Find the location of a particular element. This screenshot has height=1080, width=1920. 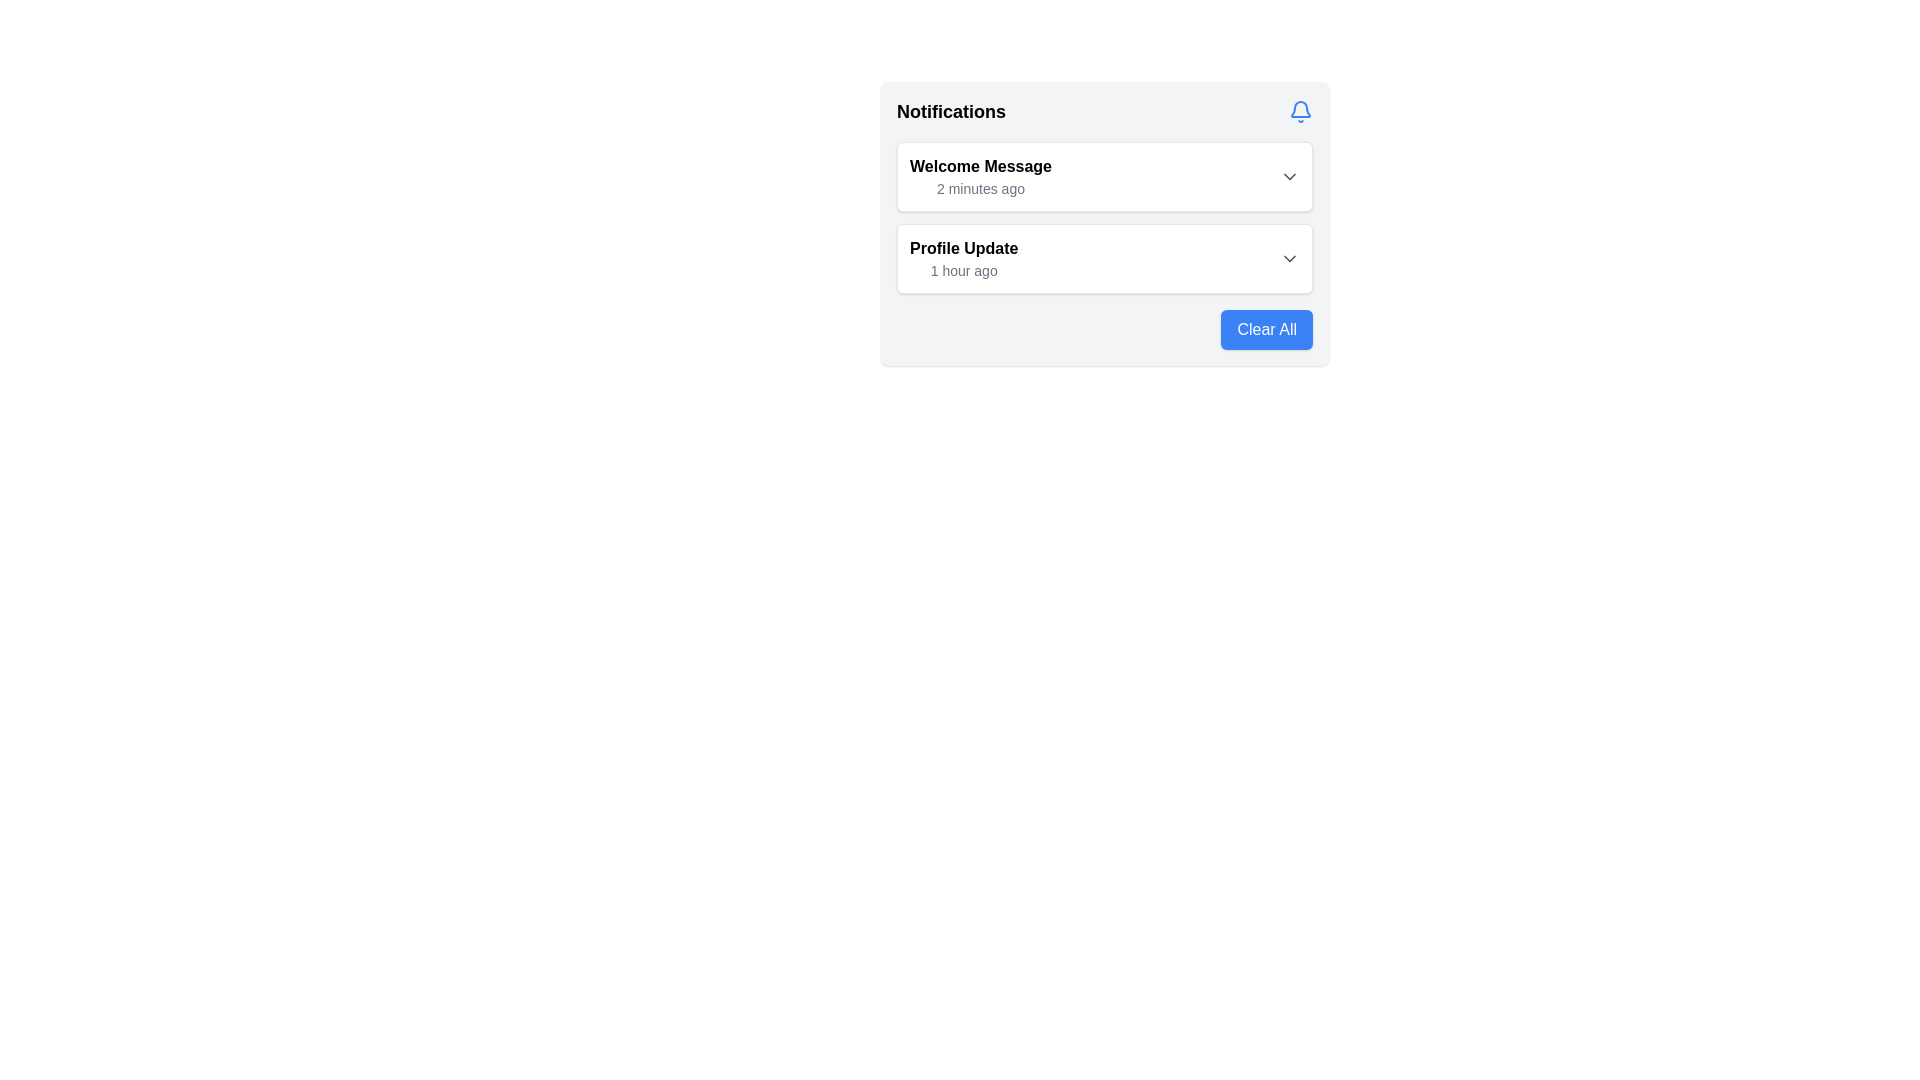

the 'Welcome Message' text element, which is styled in bold and positioned at the top of the first notification card under 'Notifications' is located at coordinates (980, 165).